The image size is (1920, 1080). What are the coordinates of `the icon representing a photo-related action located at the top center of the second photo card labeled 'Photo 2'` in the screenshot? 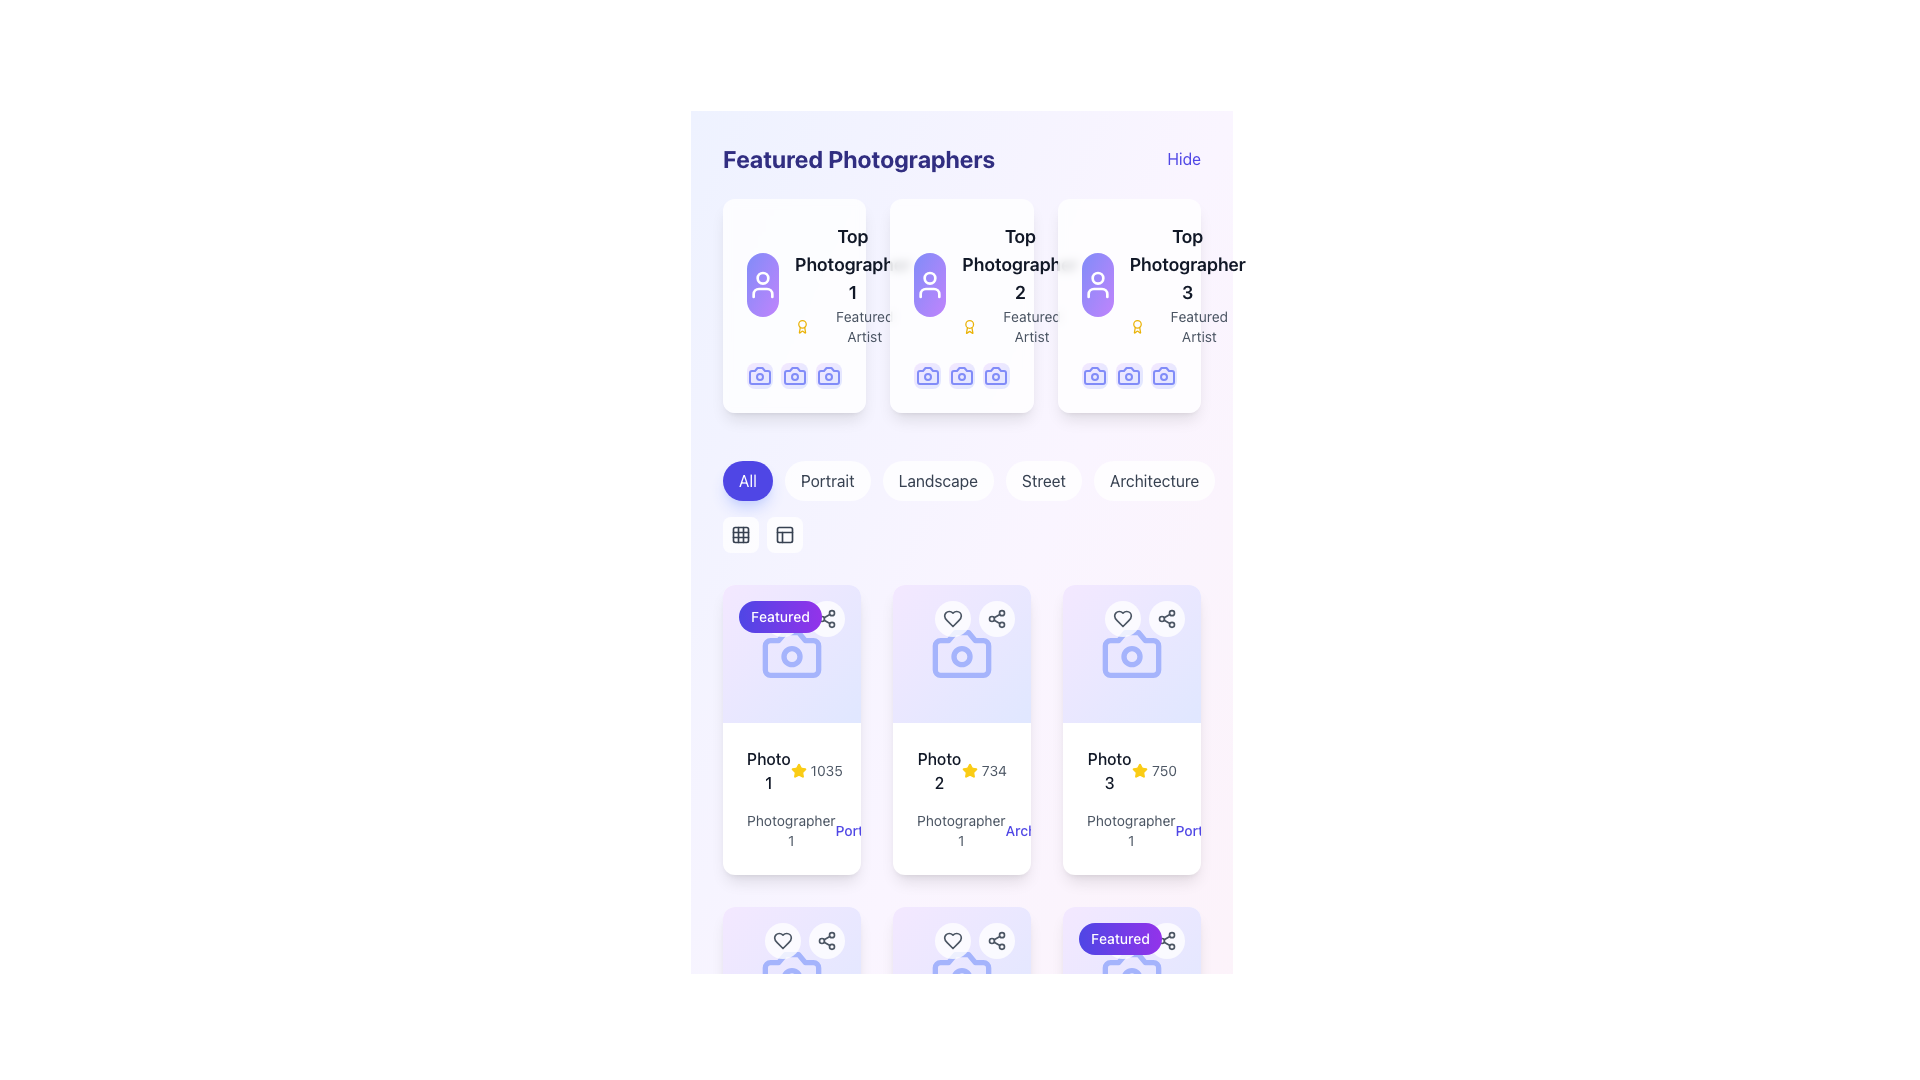 It's located at (961, 654).